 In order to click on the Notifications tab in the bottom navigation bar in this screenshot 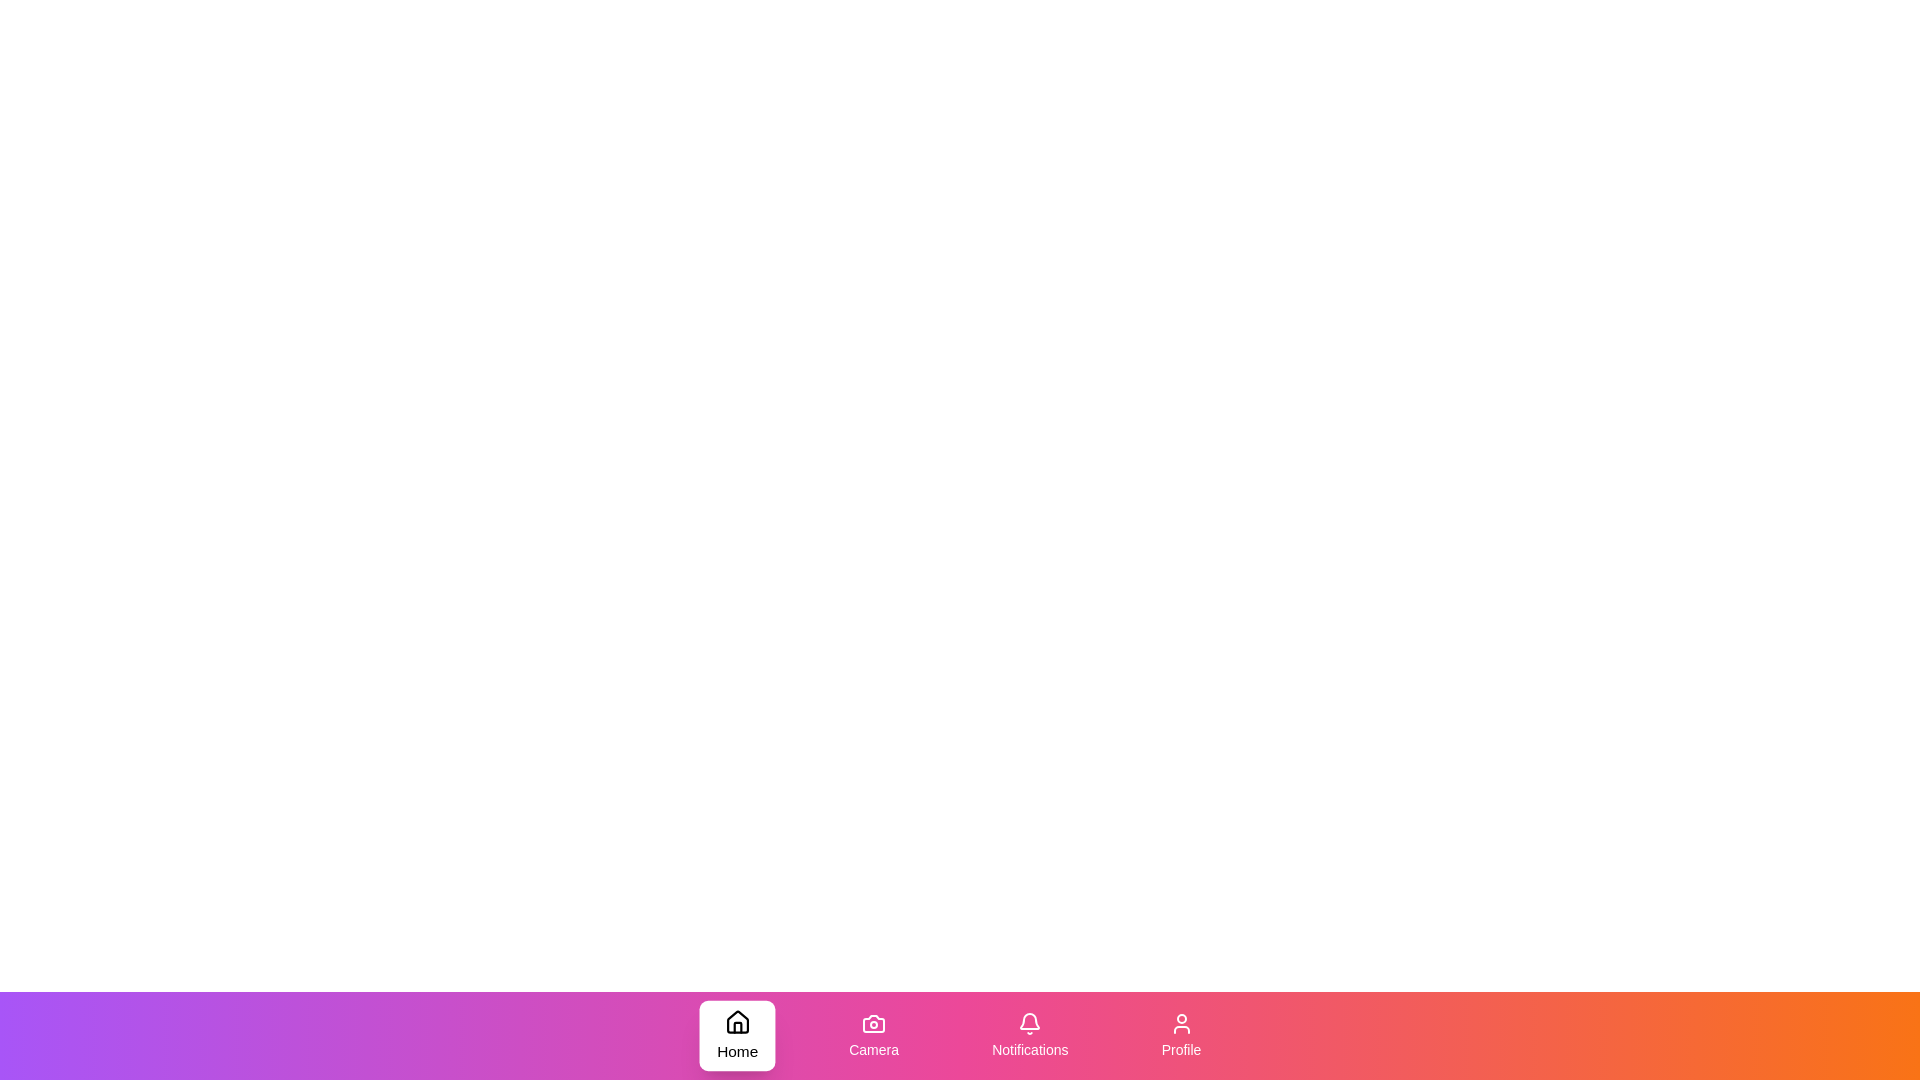, I will do `click(1030, 1035)`.